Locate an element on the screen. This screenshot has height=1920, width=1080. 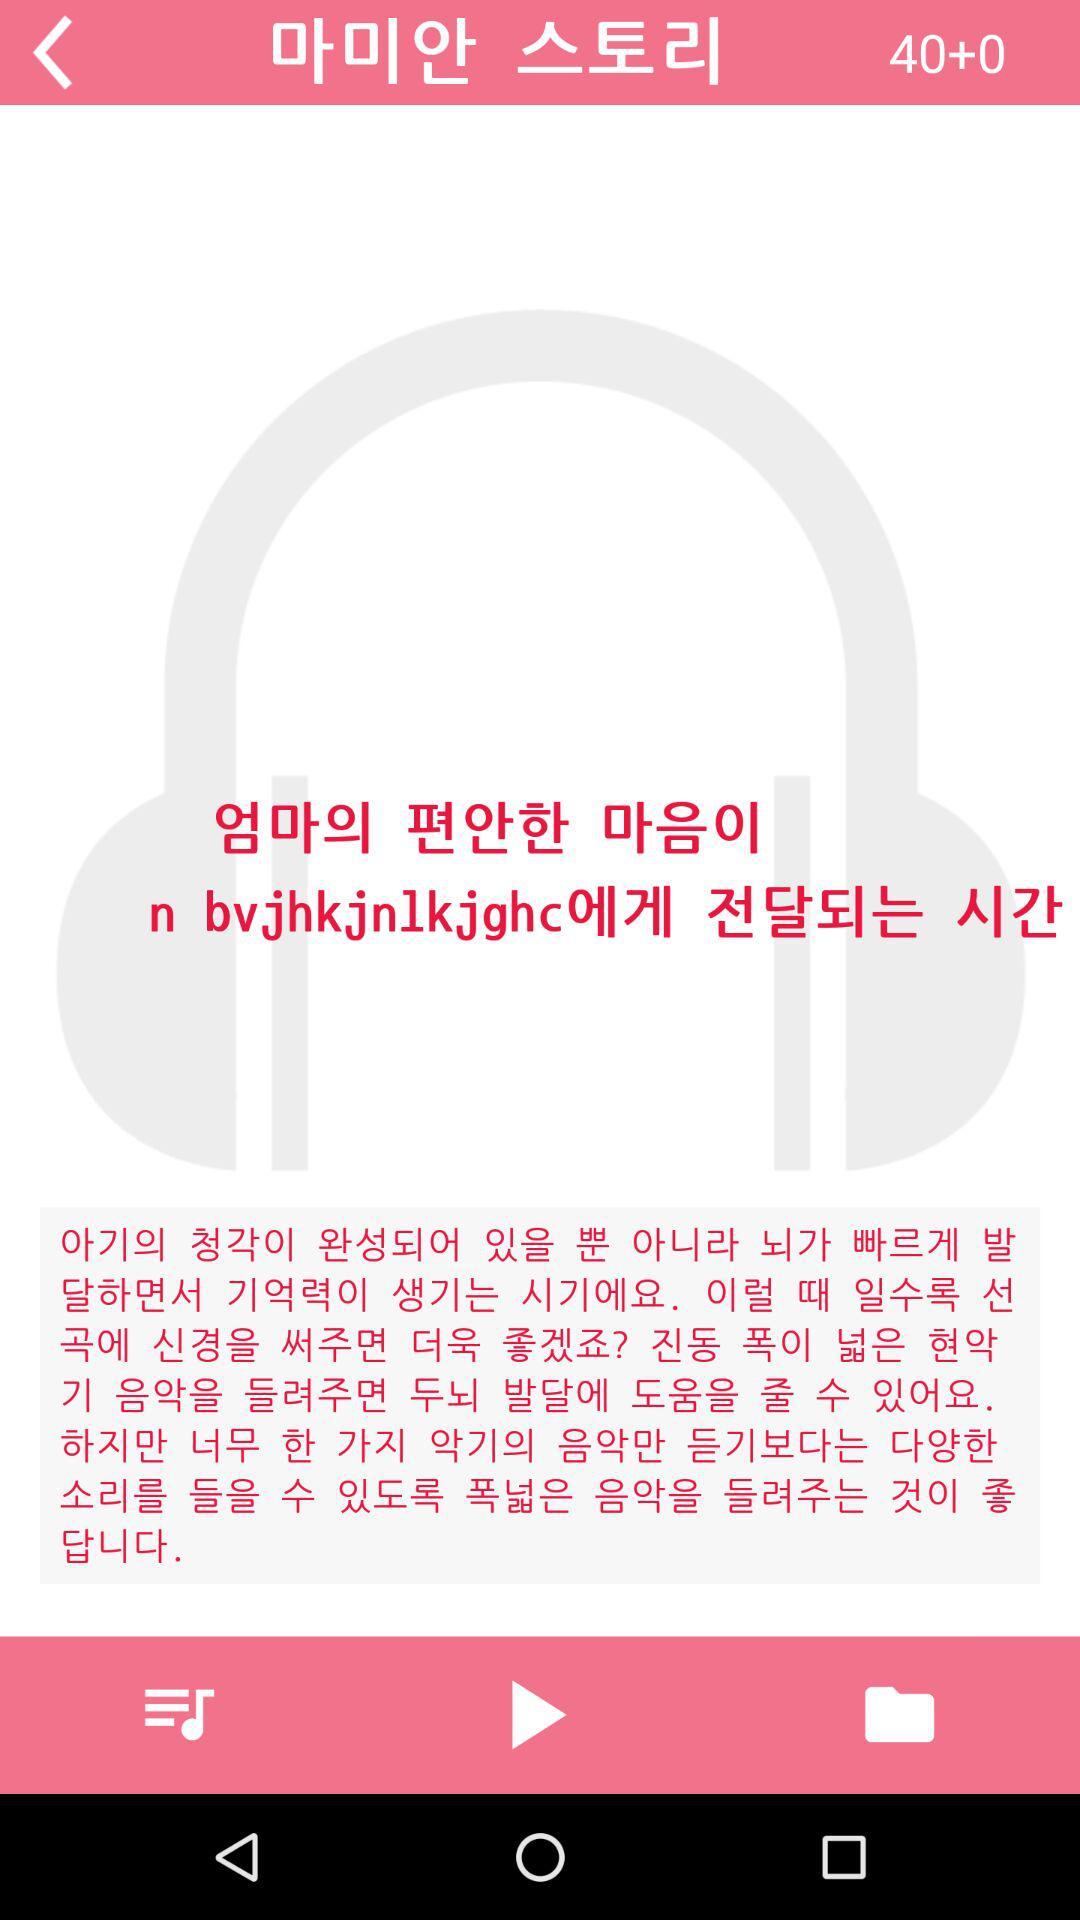
item at the top left corner is located at coordinates (51, 52).